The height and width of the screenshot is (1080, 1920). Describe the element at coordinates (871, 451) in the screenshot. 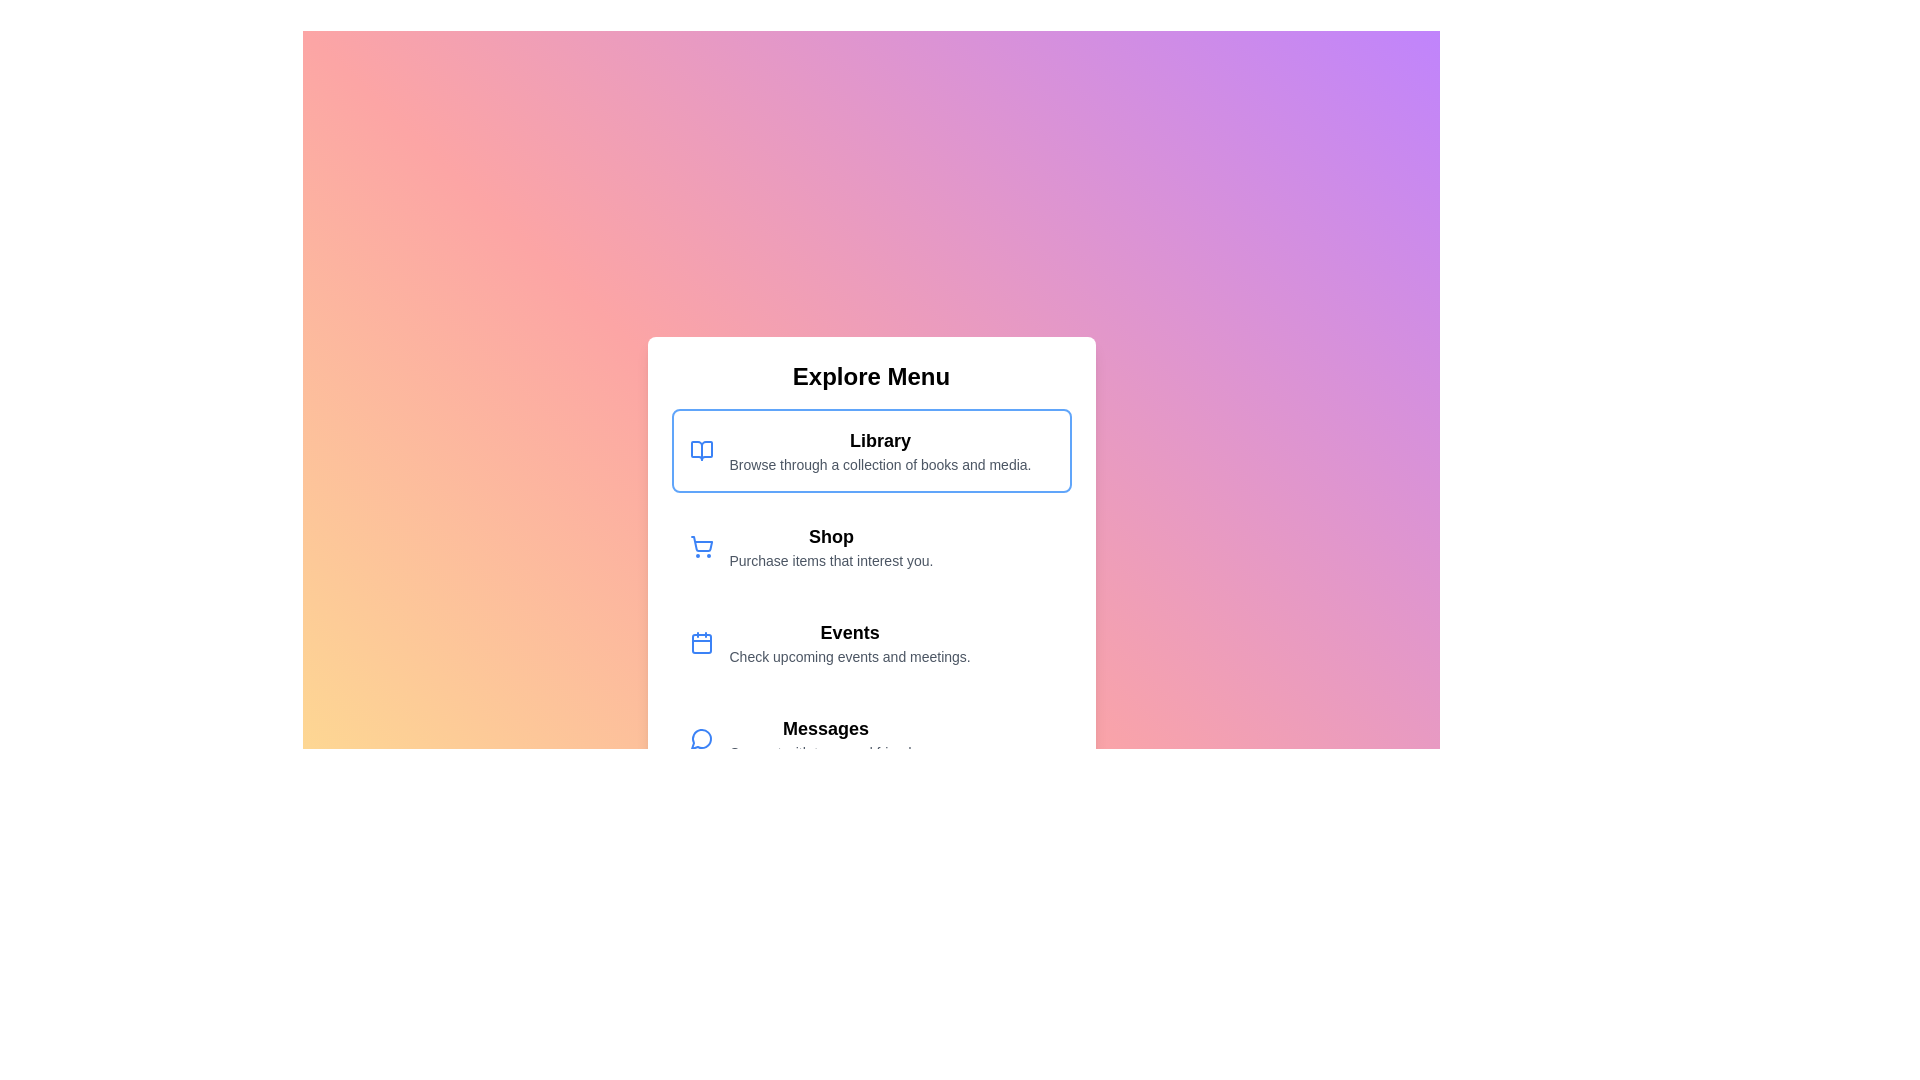

I see `the menu option corresponding to Library` at that location.